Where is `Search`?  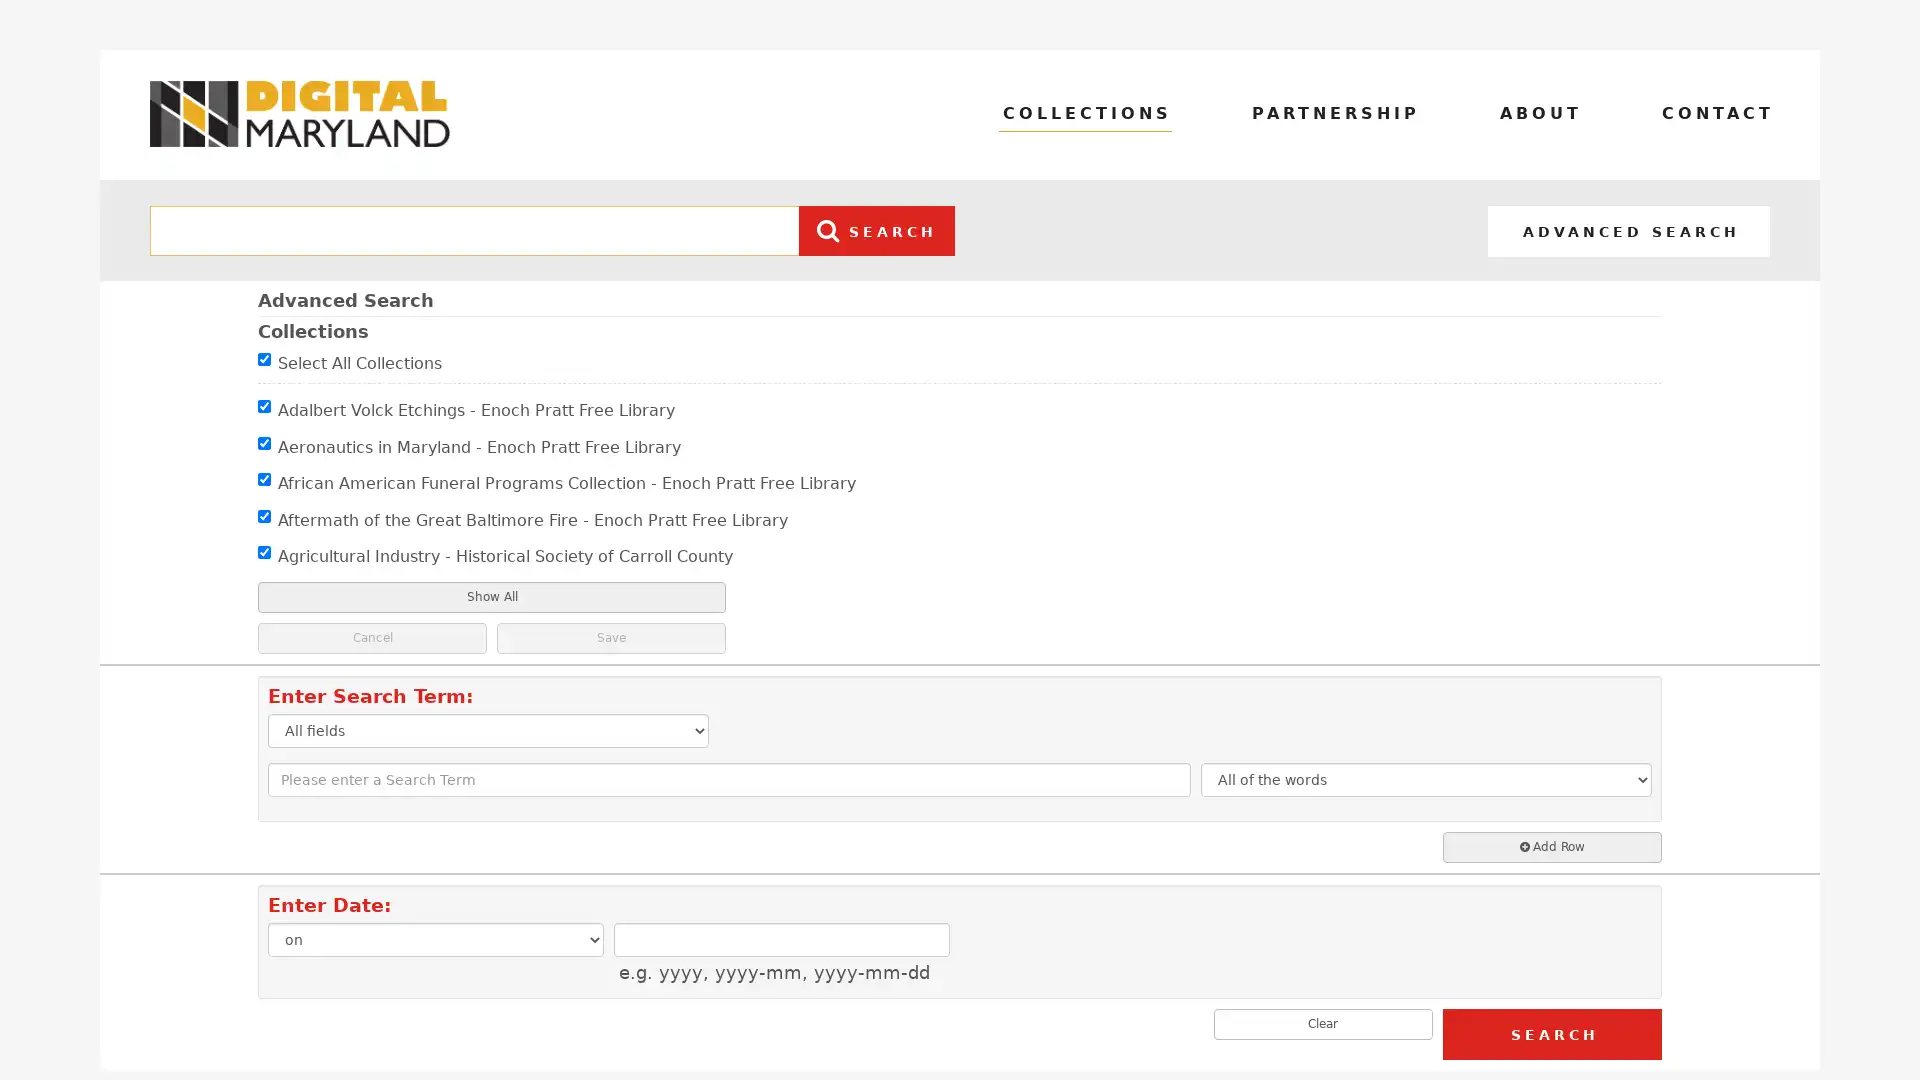
Search is located at coordinates (1550, 1033).